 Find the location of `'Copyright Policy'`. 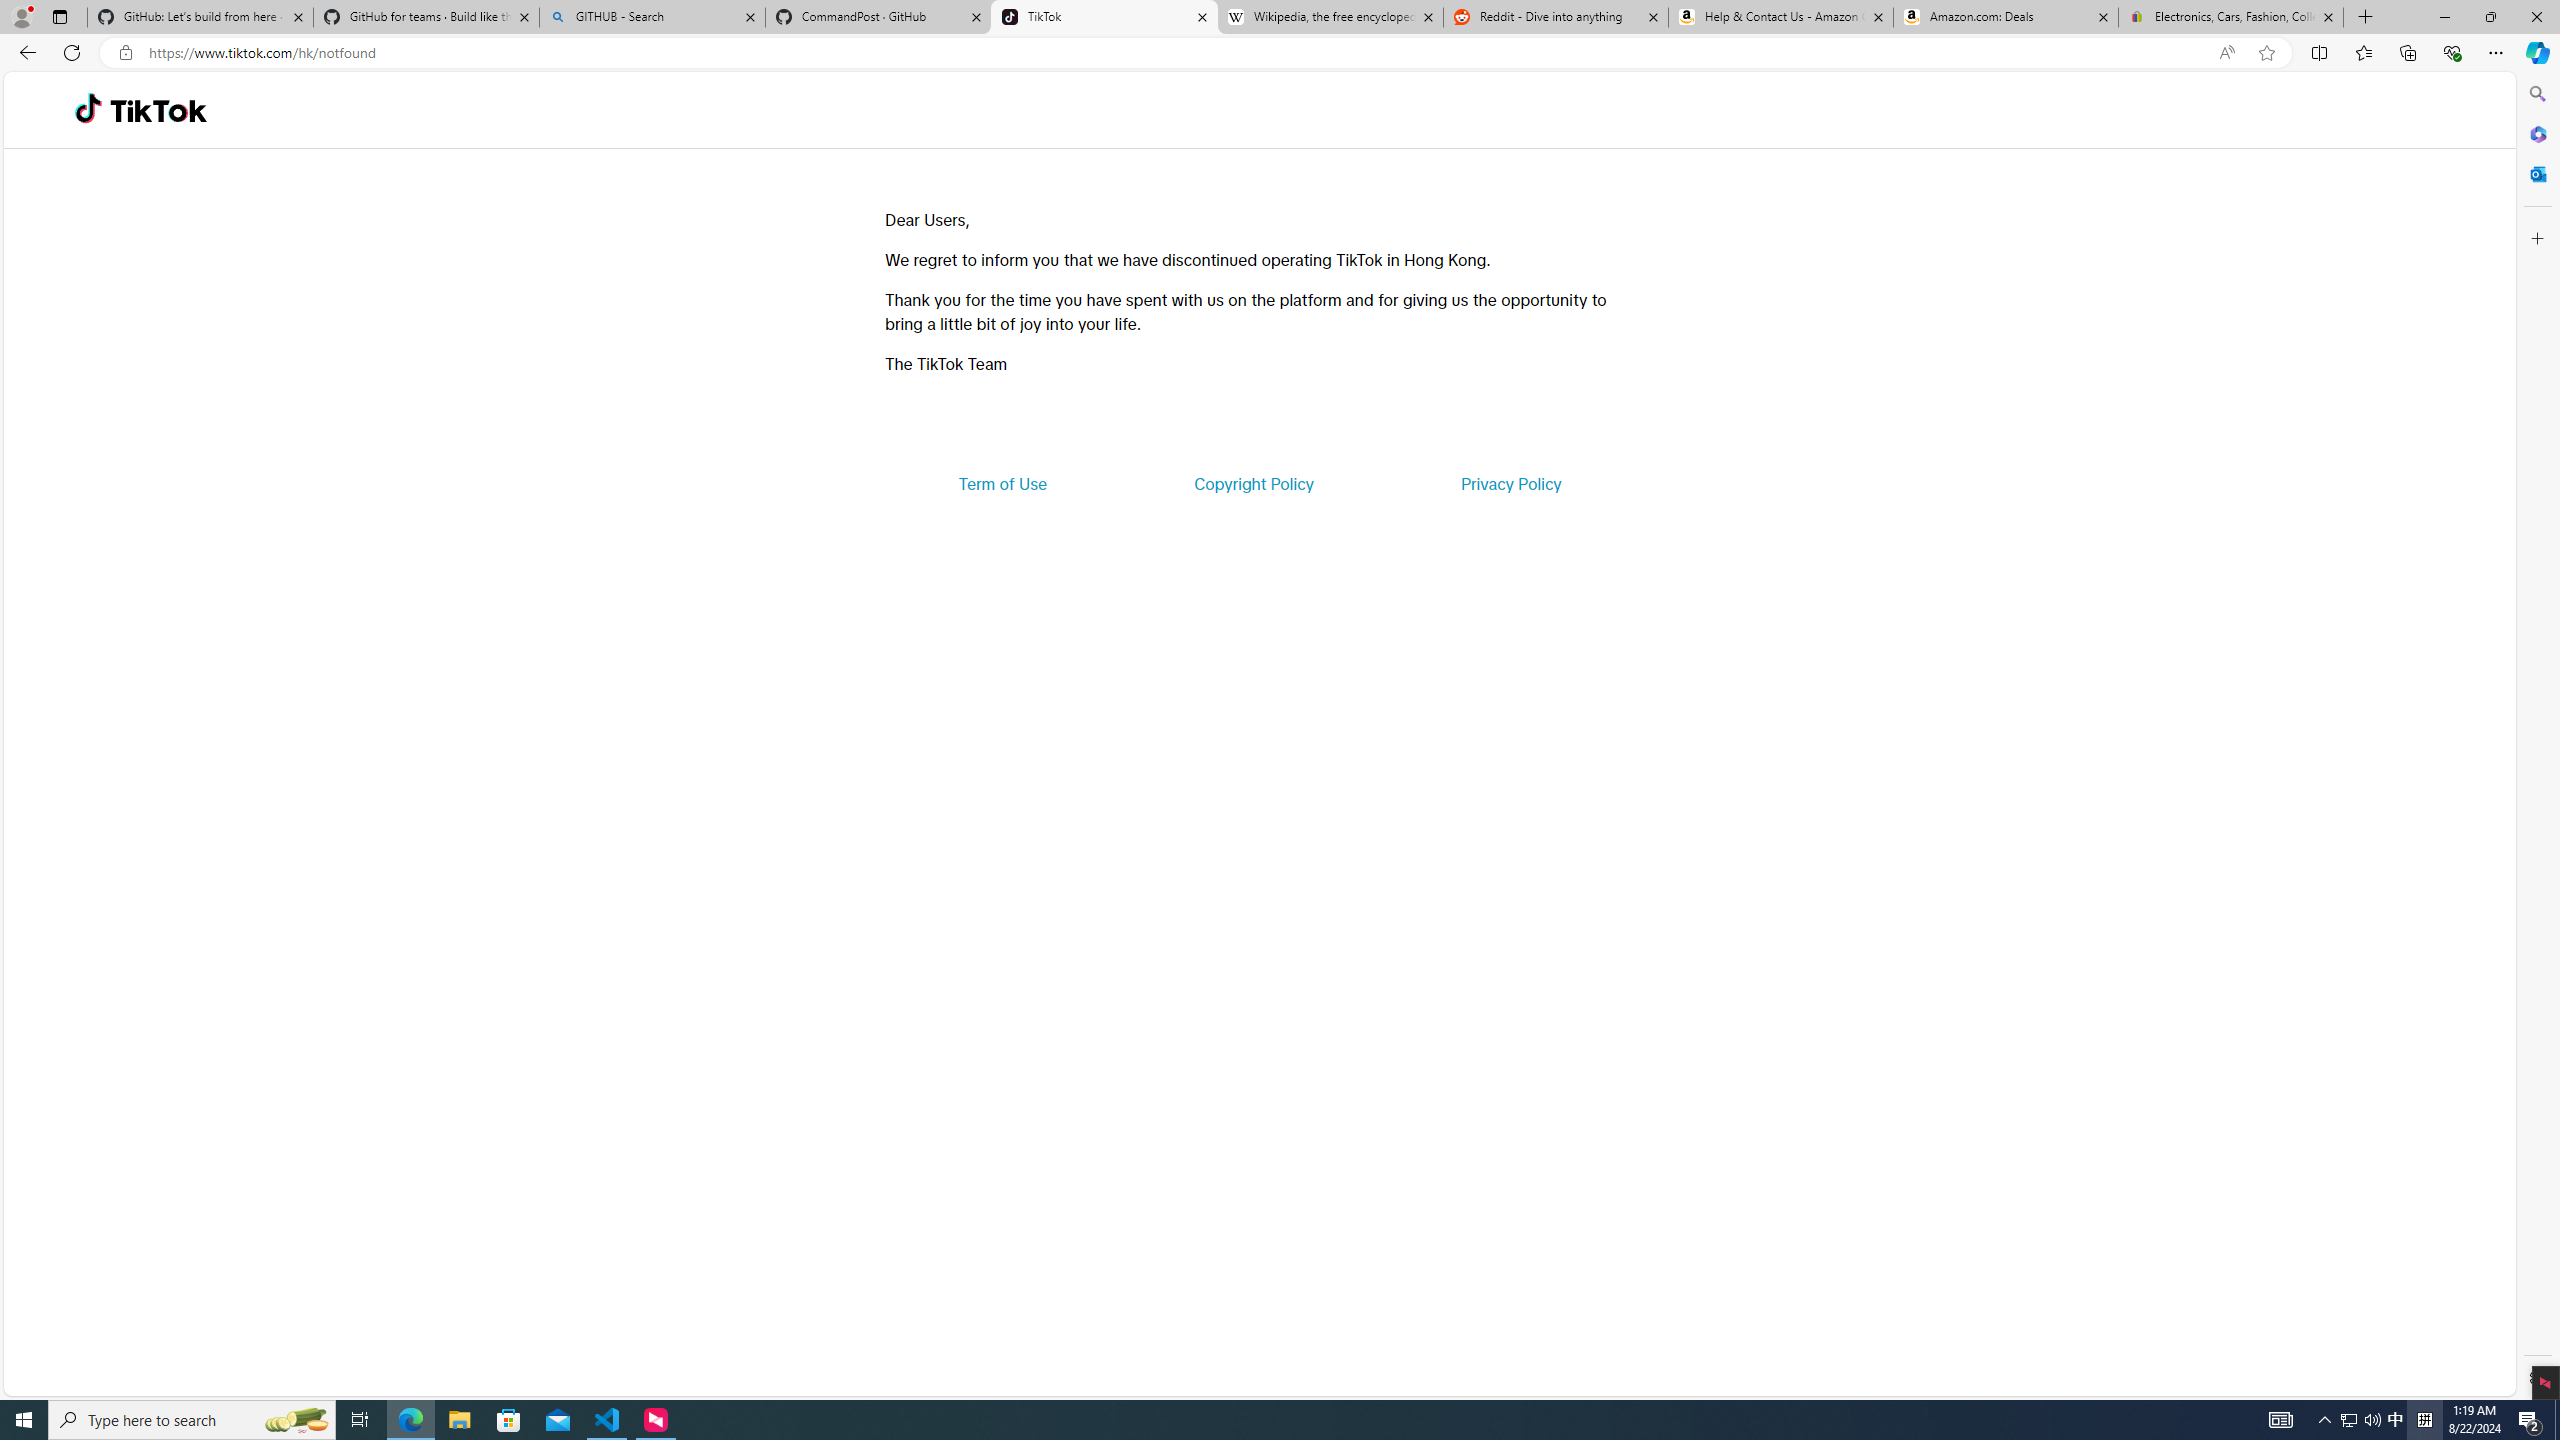

'Copyright Policy' is located at coordinates (1252, 482).